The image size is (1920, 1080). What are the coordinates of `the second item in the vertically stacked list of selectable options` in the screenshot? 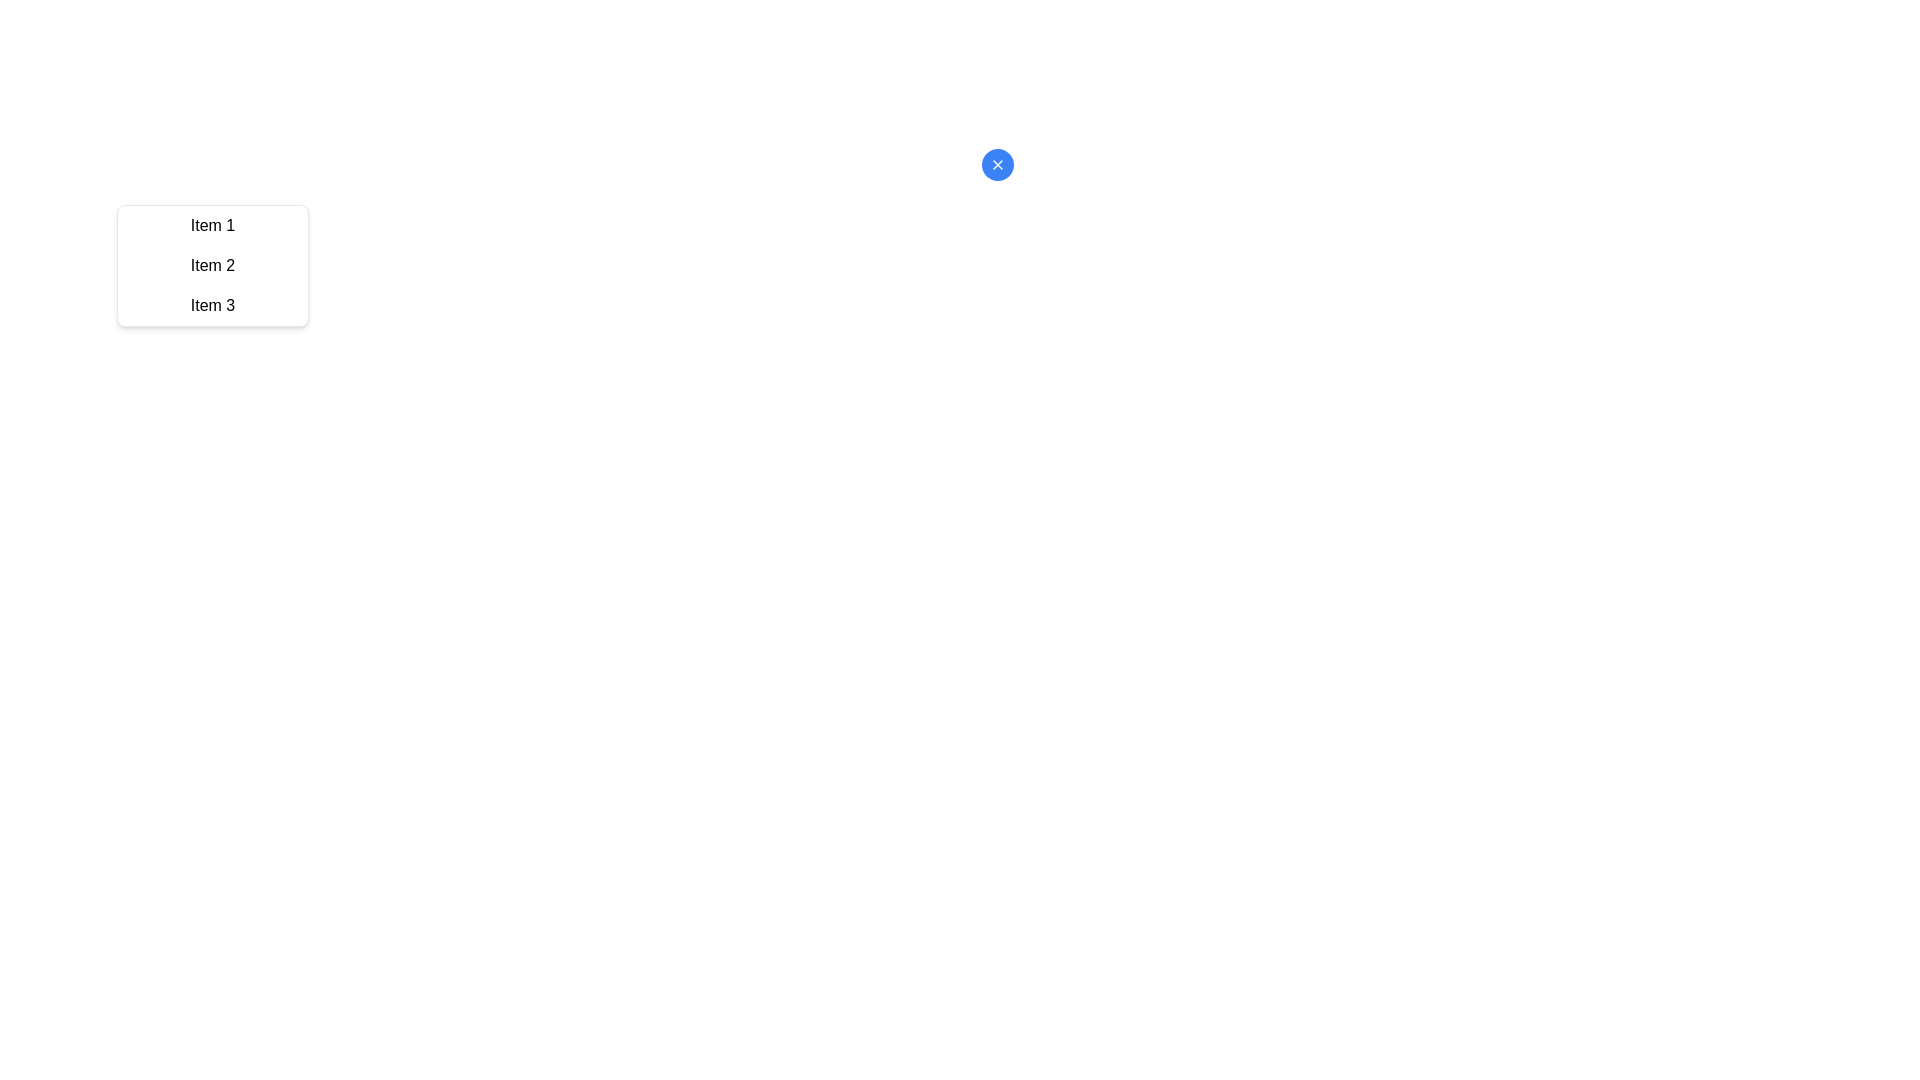 It's located at (212, 265).